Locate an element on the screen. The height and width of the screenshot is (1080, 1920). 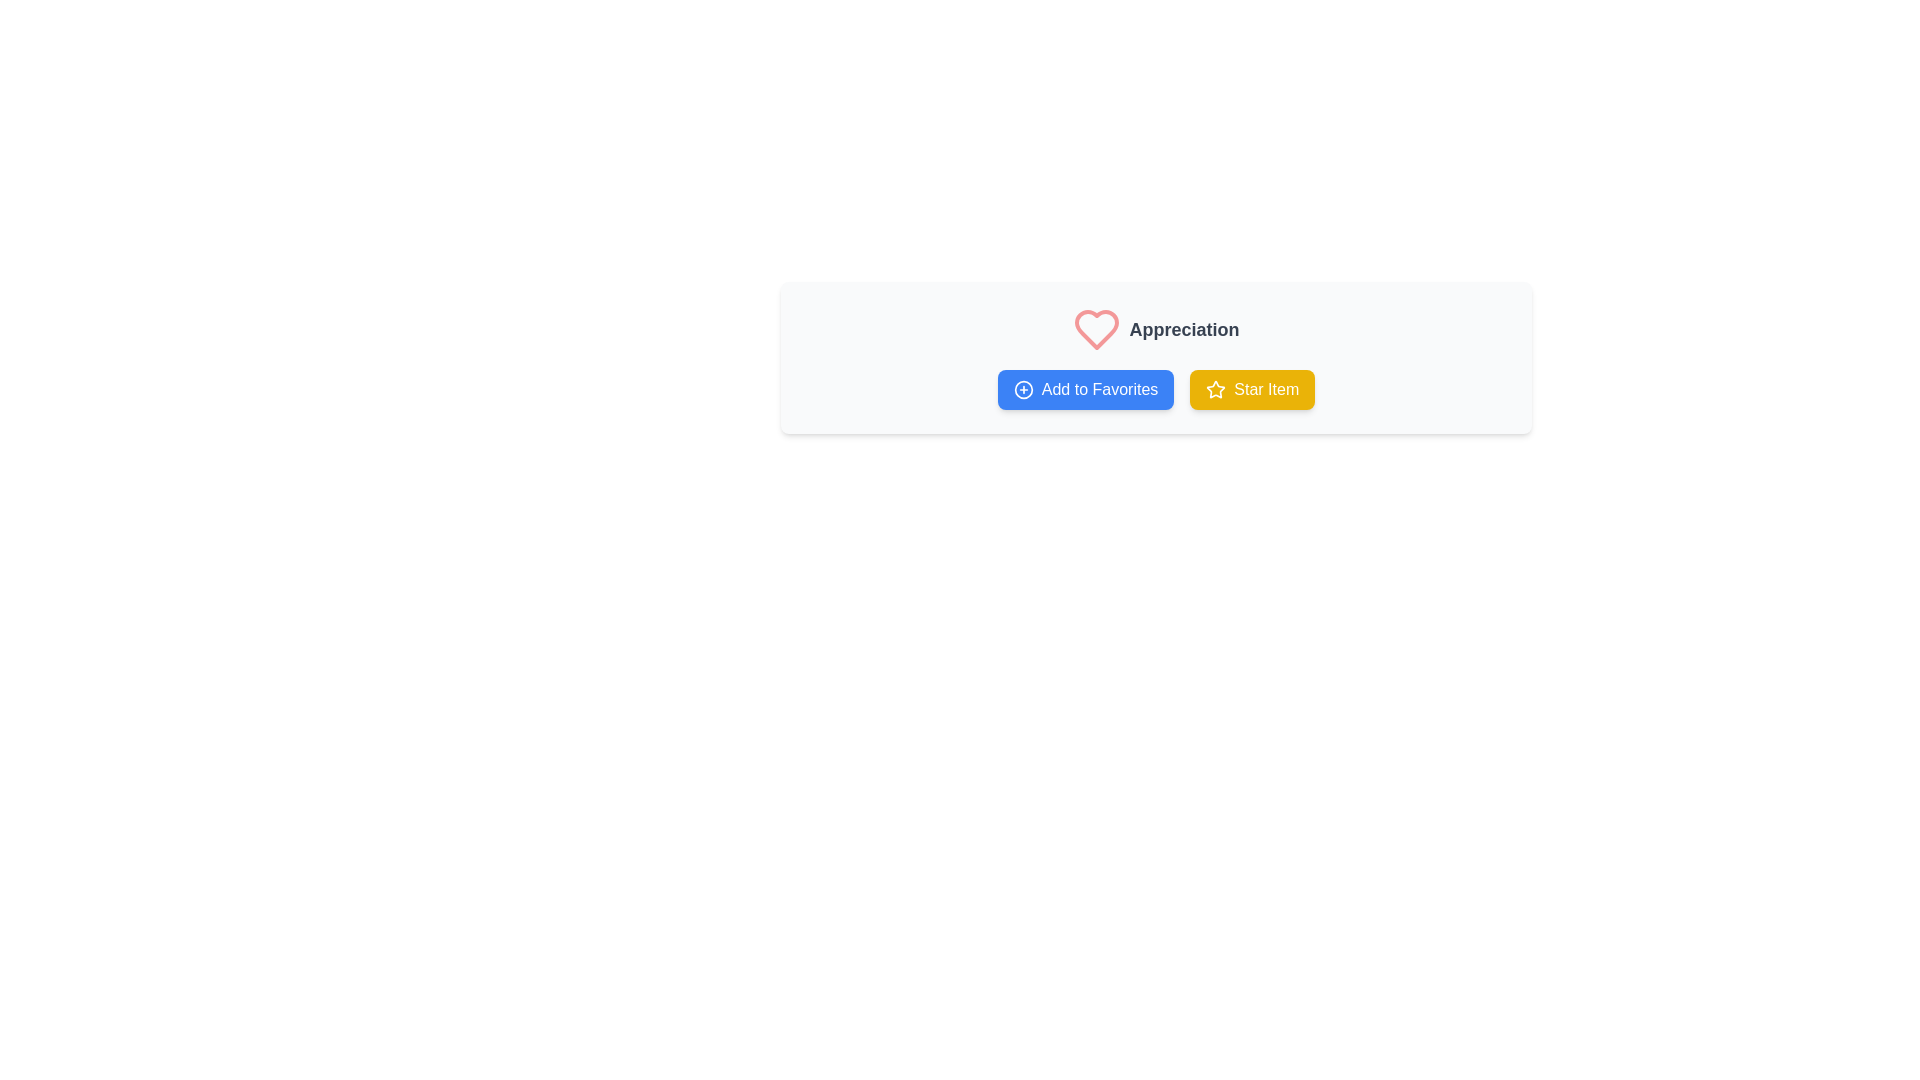
the heart-shaped icon outlined with a red stroke that has a pulsating animation, located to the left of the text 'Appreciation' is located at coordinates (1096, 329).